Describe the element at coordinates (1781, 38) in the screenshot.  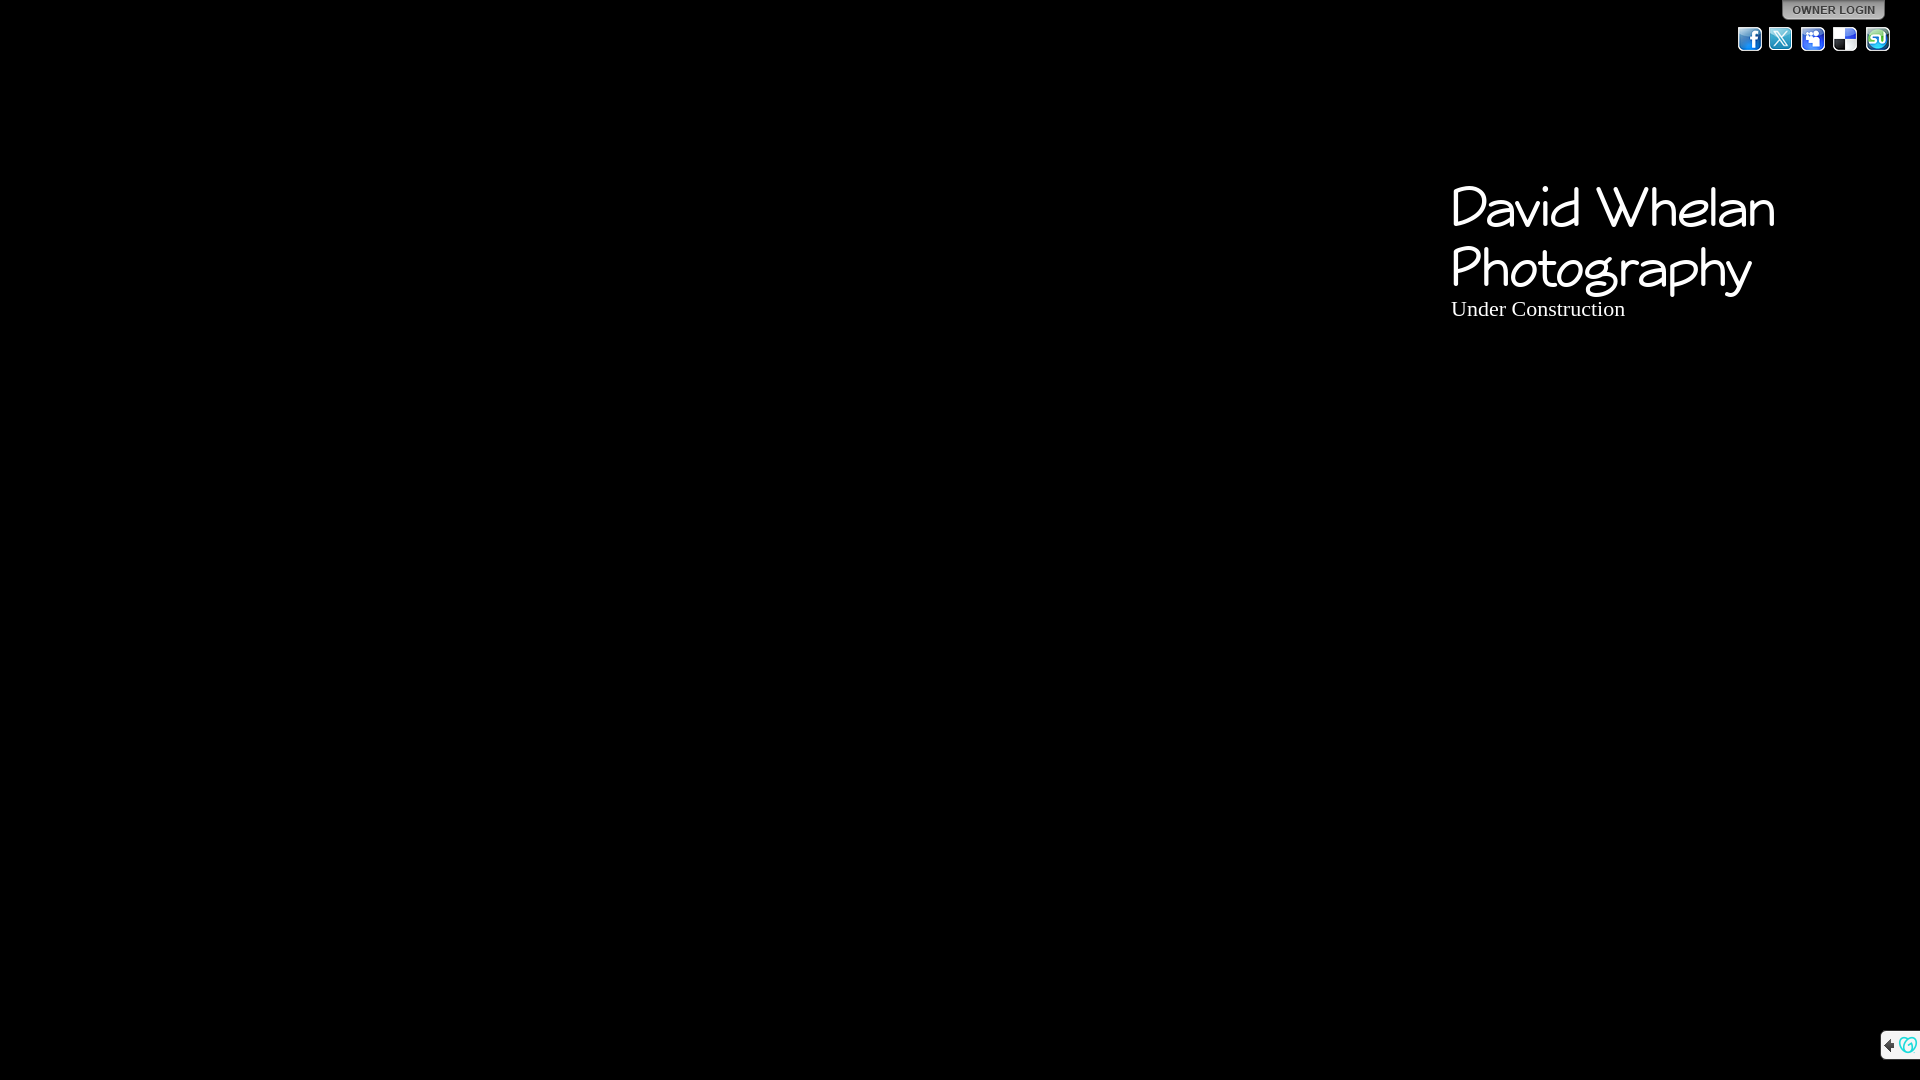
I see `'Twitter'` at that location.